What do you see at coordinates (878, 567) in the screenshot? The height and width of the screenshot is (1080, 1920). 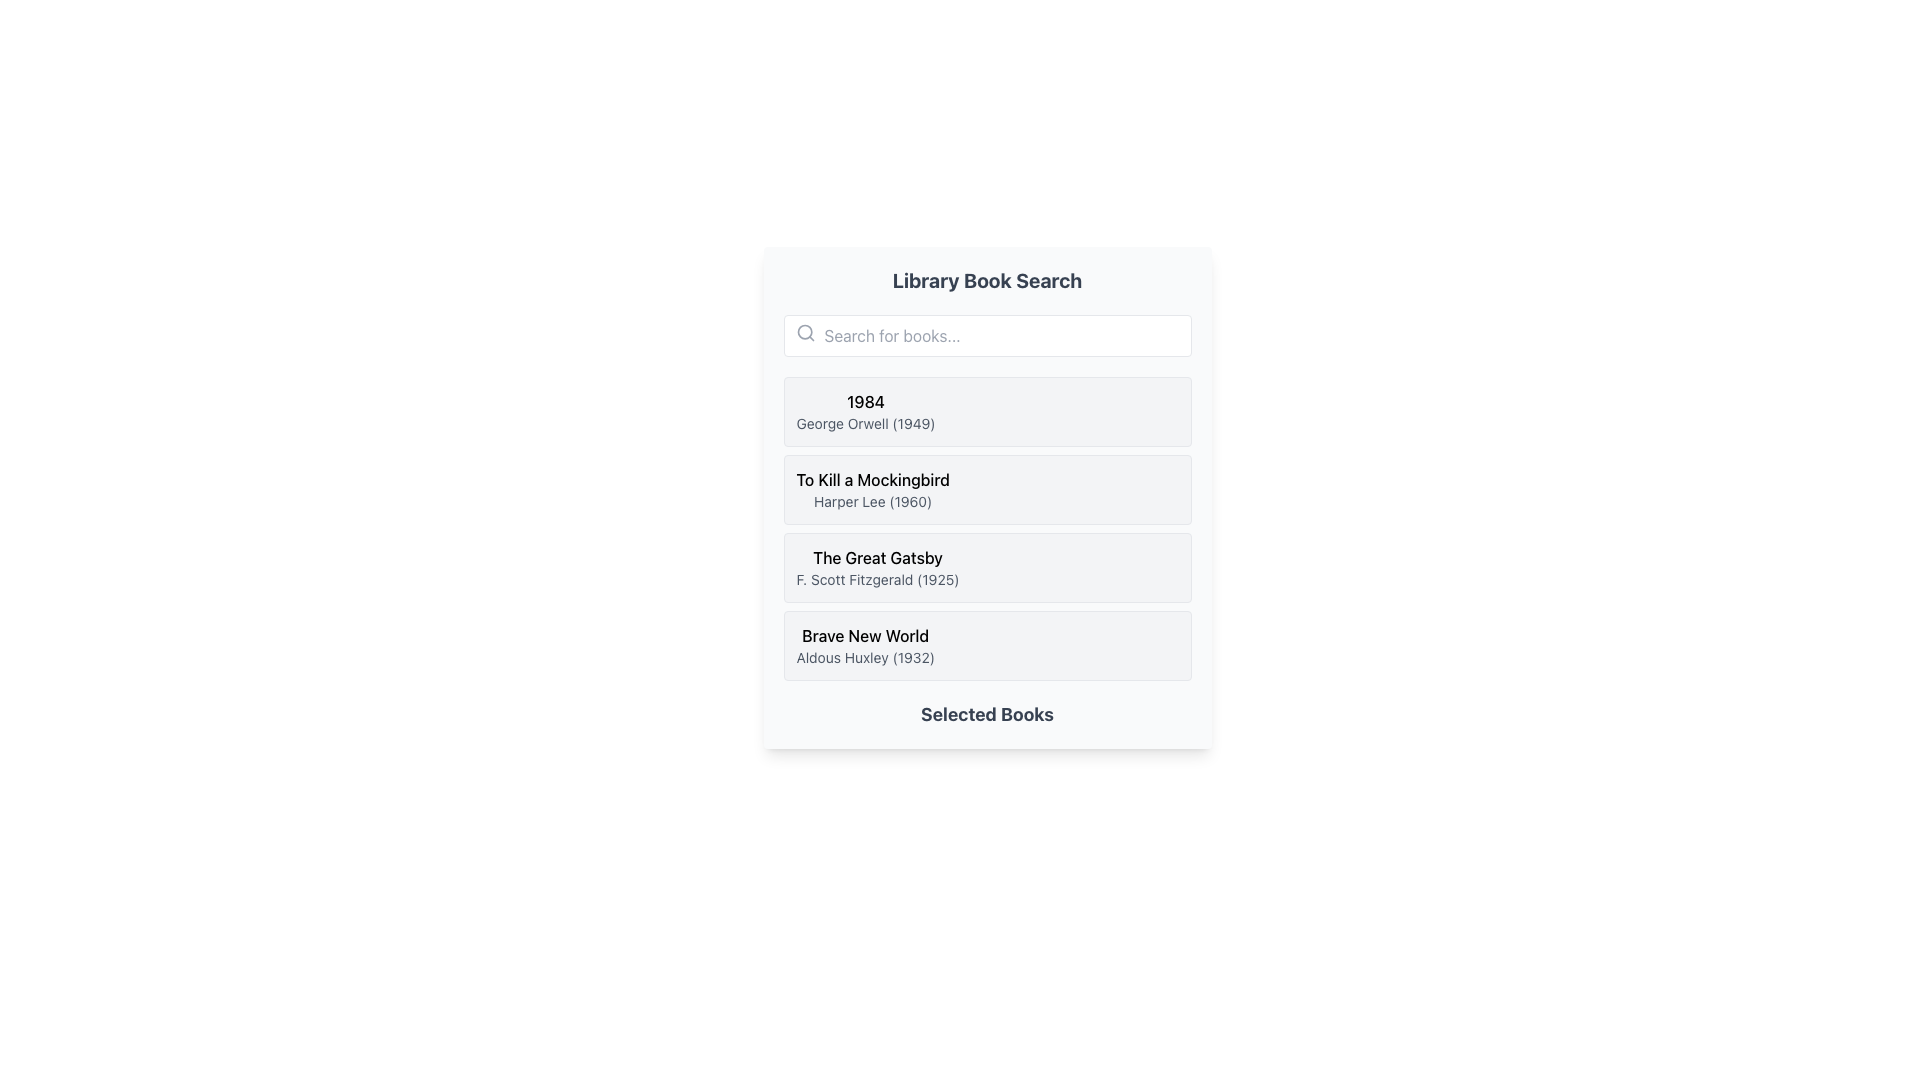 I see `text displayed for the book entry titled 'The Great Gatsby' by F. Scott Fitzgerald, which is the third entry in the list of books` at bounding box center [878, 567].